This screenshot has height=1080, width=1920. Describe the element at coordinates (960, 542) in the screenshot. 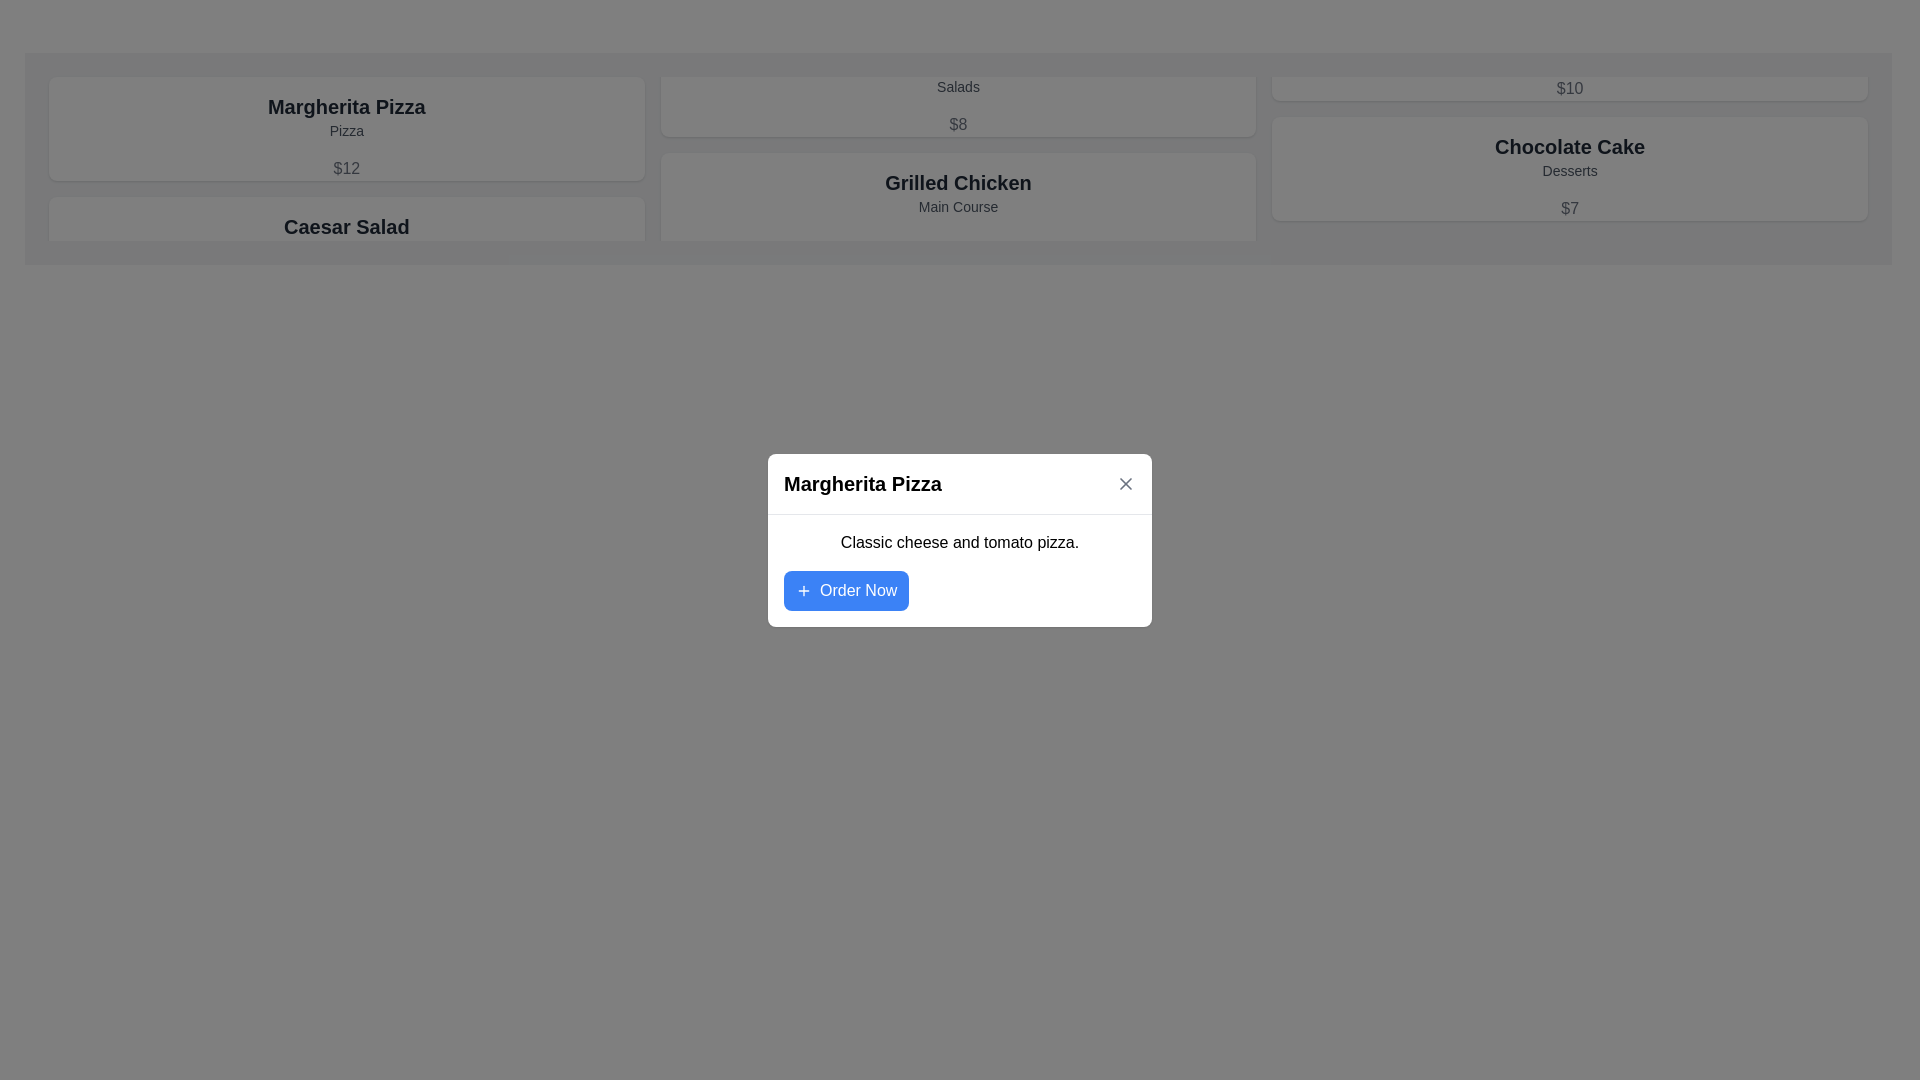

I see `the text label providing details about the 'Margherita Pizza' item, which is centrally located in the pop-up box, below the title and above the 'Order Now' button` at that location.